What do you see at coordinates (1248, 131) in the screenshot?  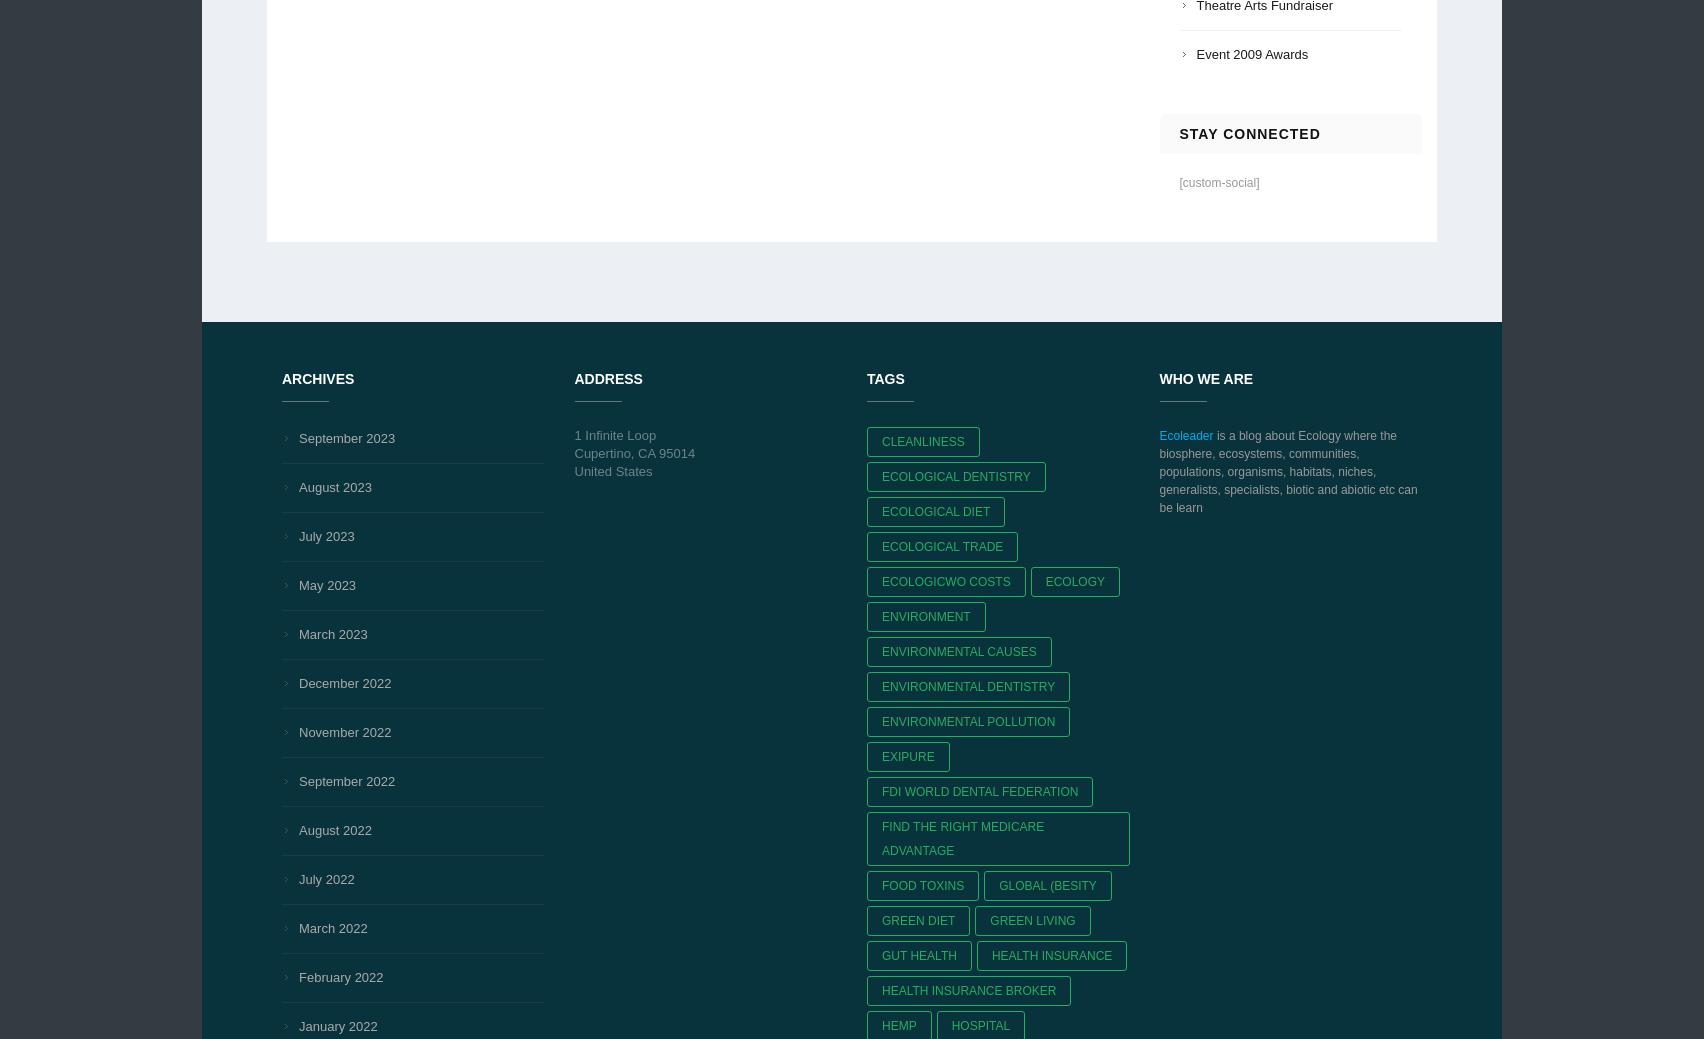 I see `'Stay Connected'` at bounding box center [1248, 131].